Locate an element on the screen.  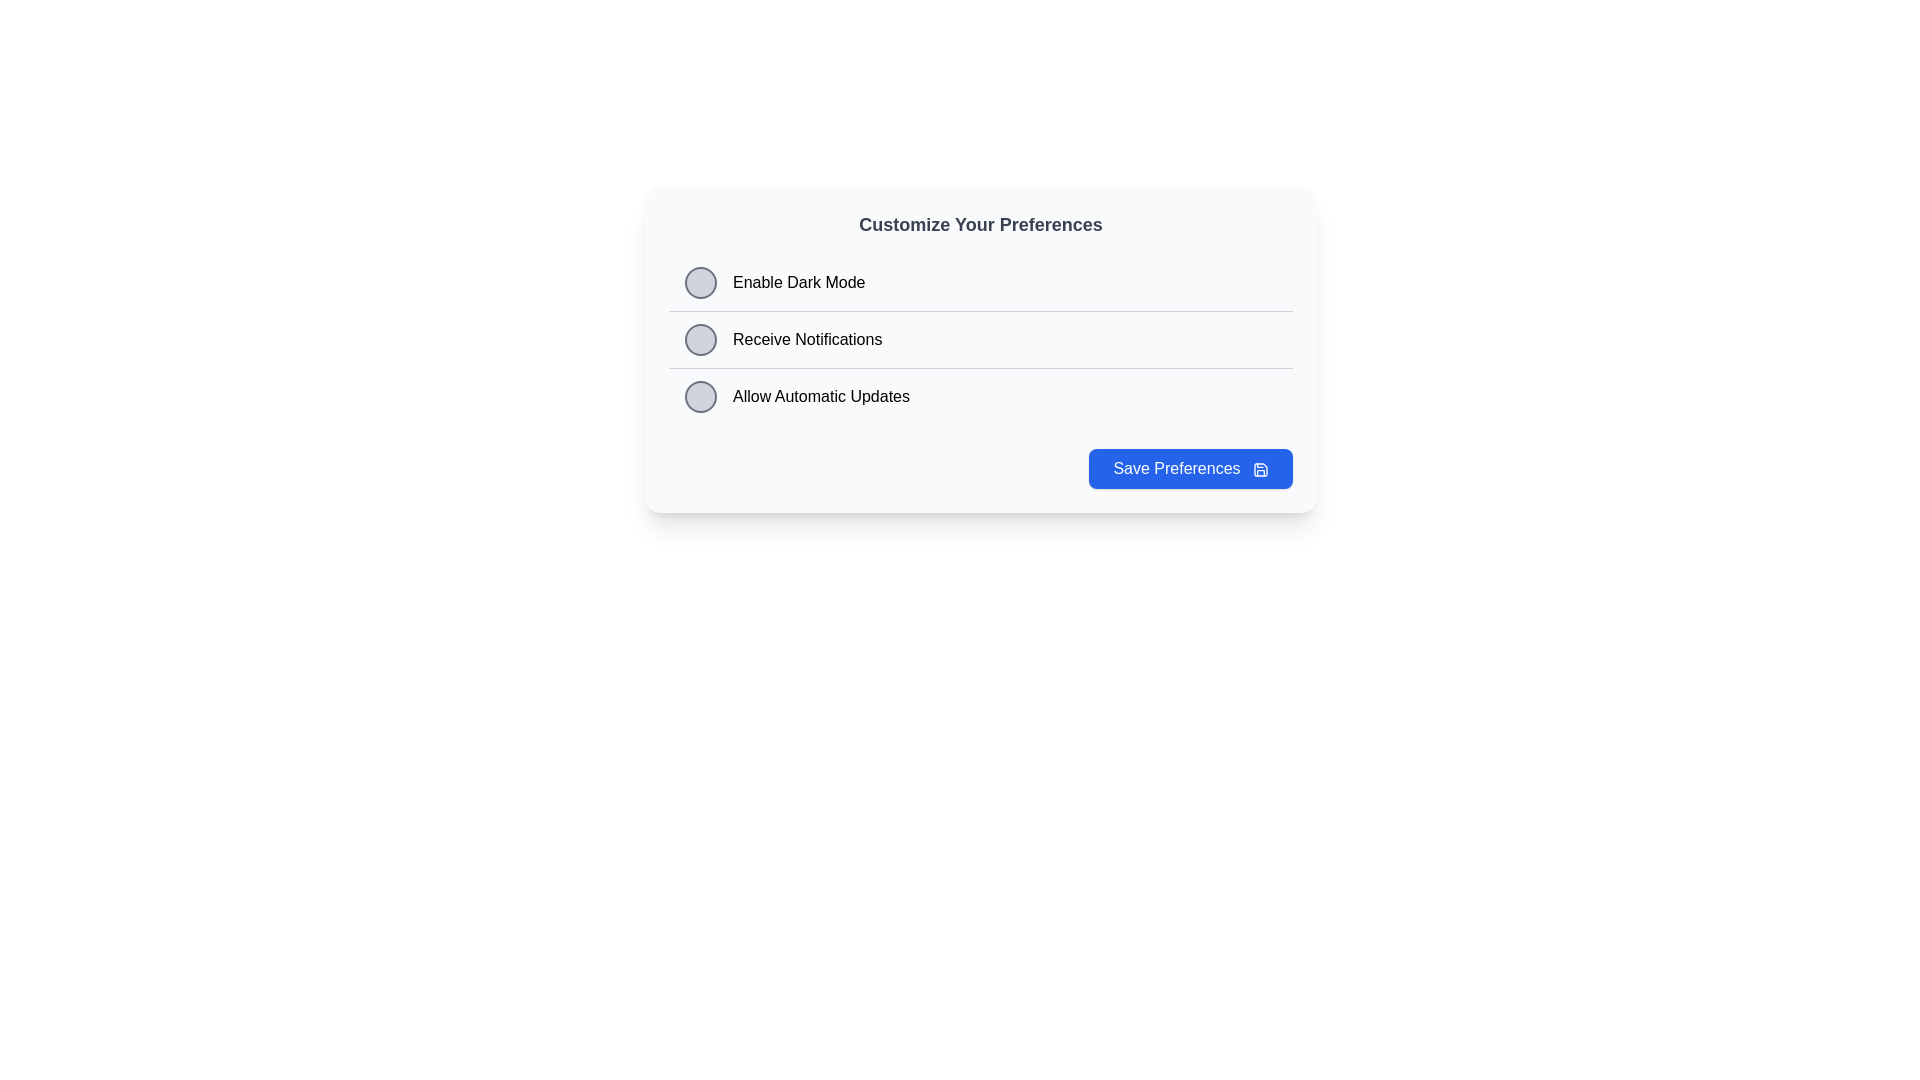
the heading 'Customize Your Preferences' which is styled in bold and larger font, located at the top of the centered card layout is located at coordinates (980, 224).